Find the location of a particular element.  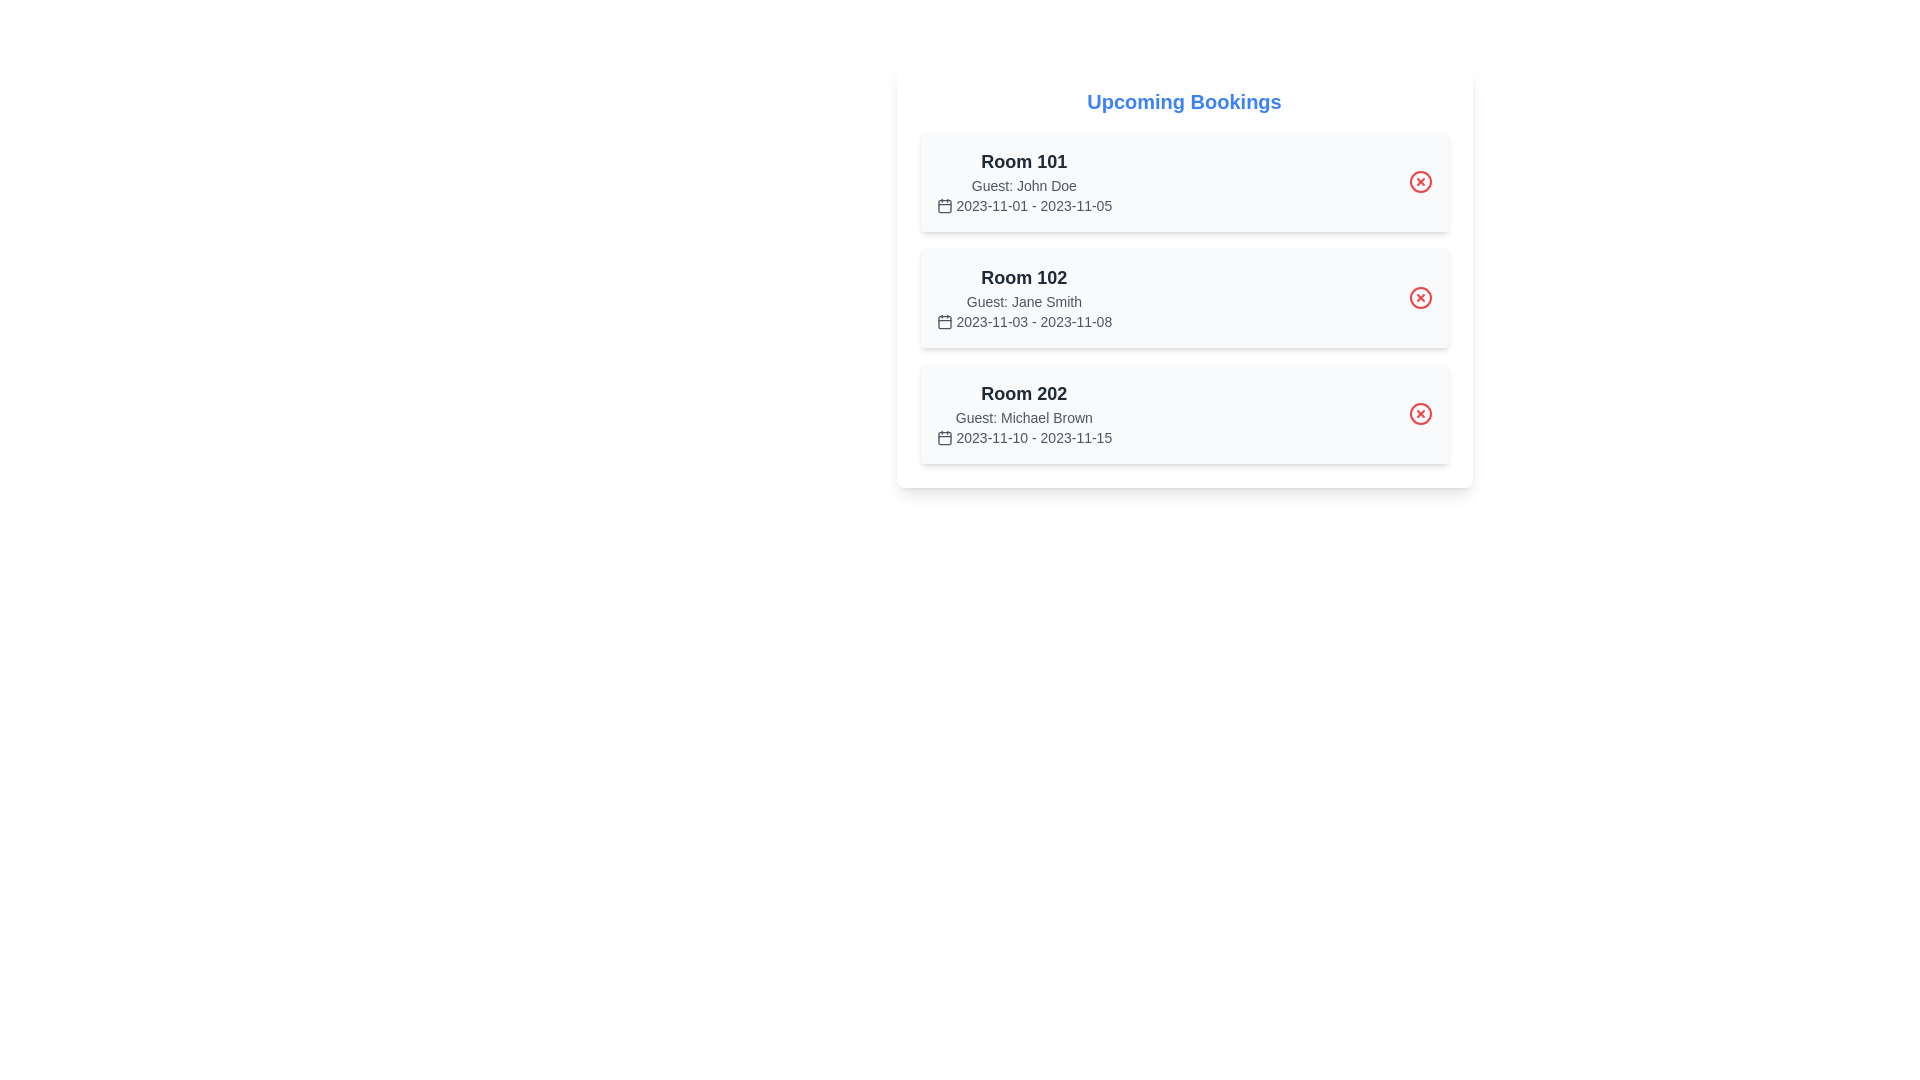

the delete or cancel button in the top-right corner of the 'Room 102' content block is located at coordinates (1419, 297).